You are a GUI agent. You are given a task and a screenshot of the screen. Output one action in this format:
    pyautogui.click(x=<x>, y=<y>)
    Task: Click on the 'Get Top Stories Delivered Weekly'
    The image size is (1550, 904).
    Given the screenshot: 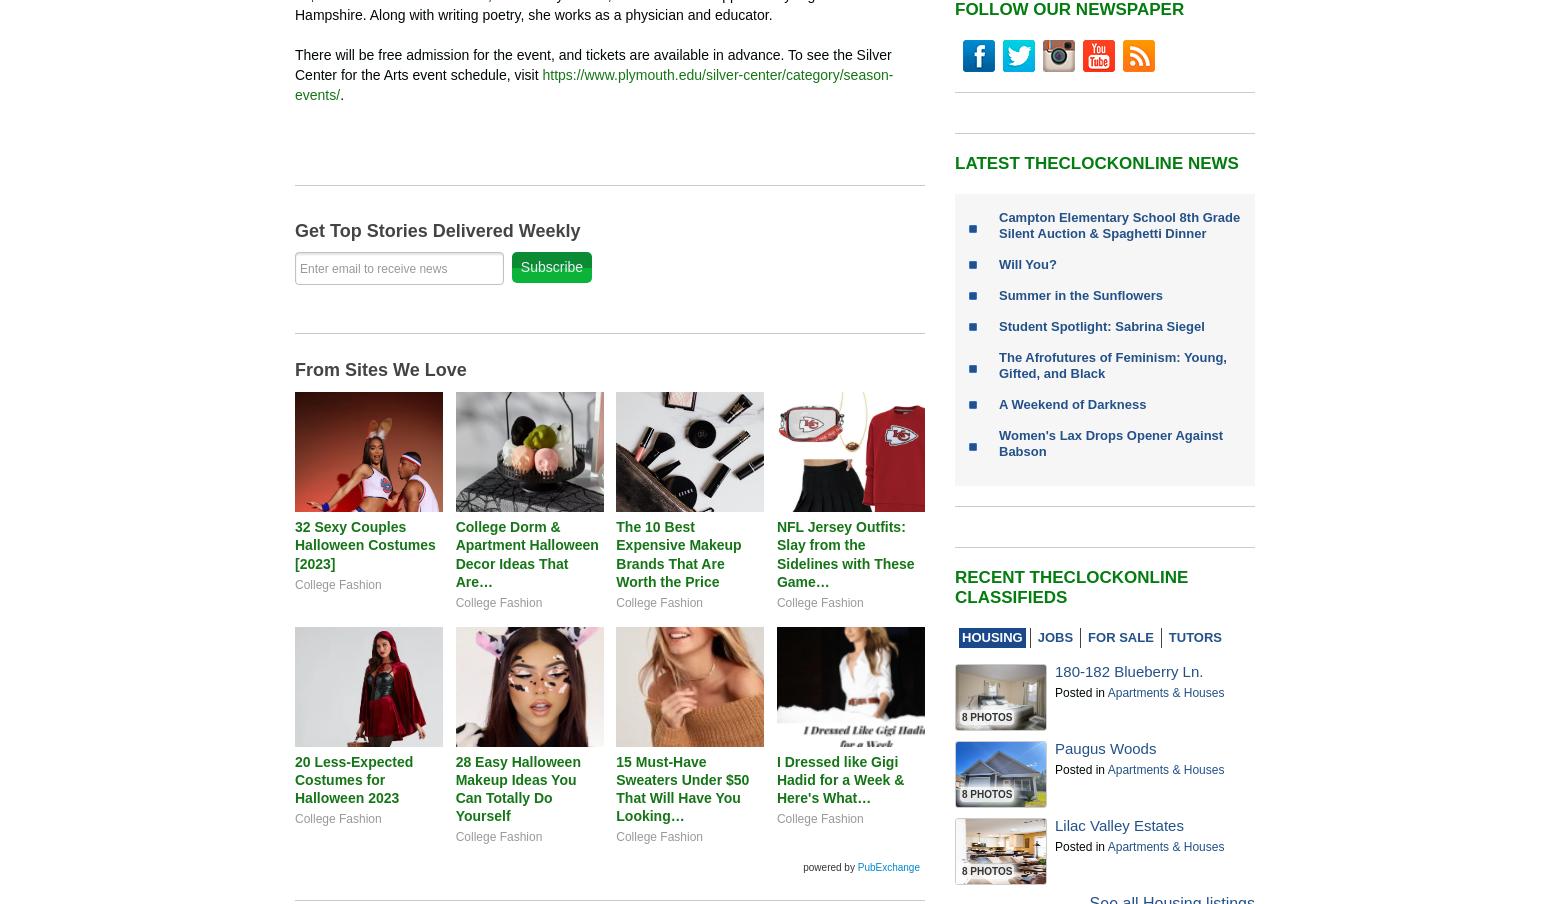 What is the action you would take?
    pyautogui.click(x=437, y=228)
    